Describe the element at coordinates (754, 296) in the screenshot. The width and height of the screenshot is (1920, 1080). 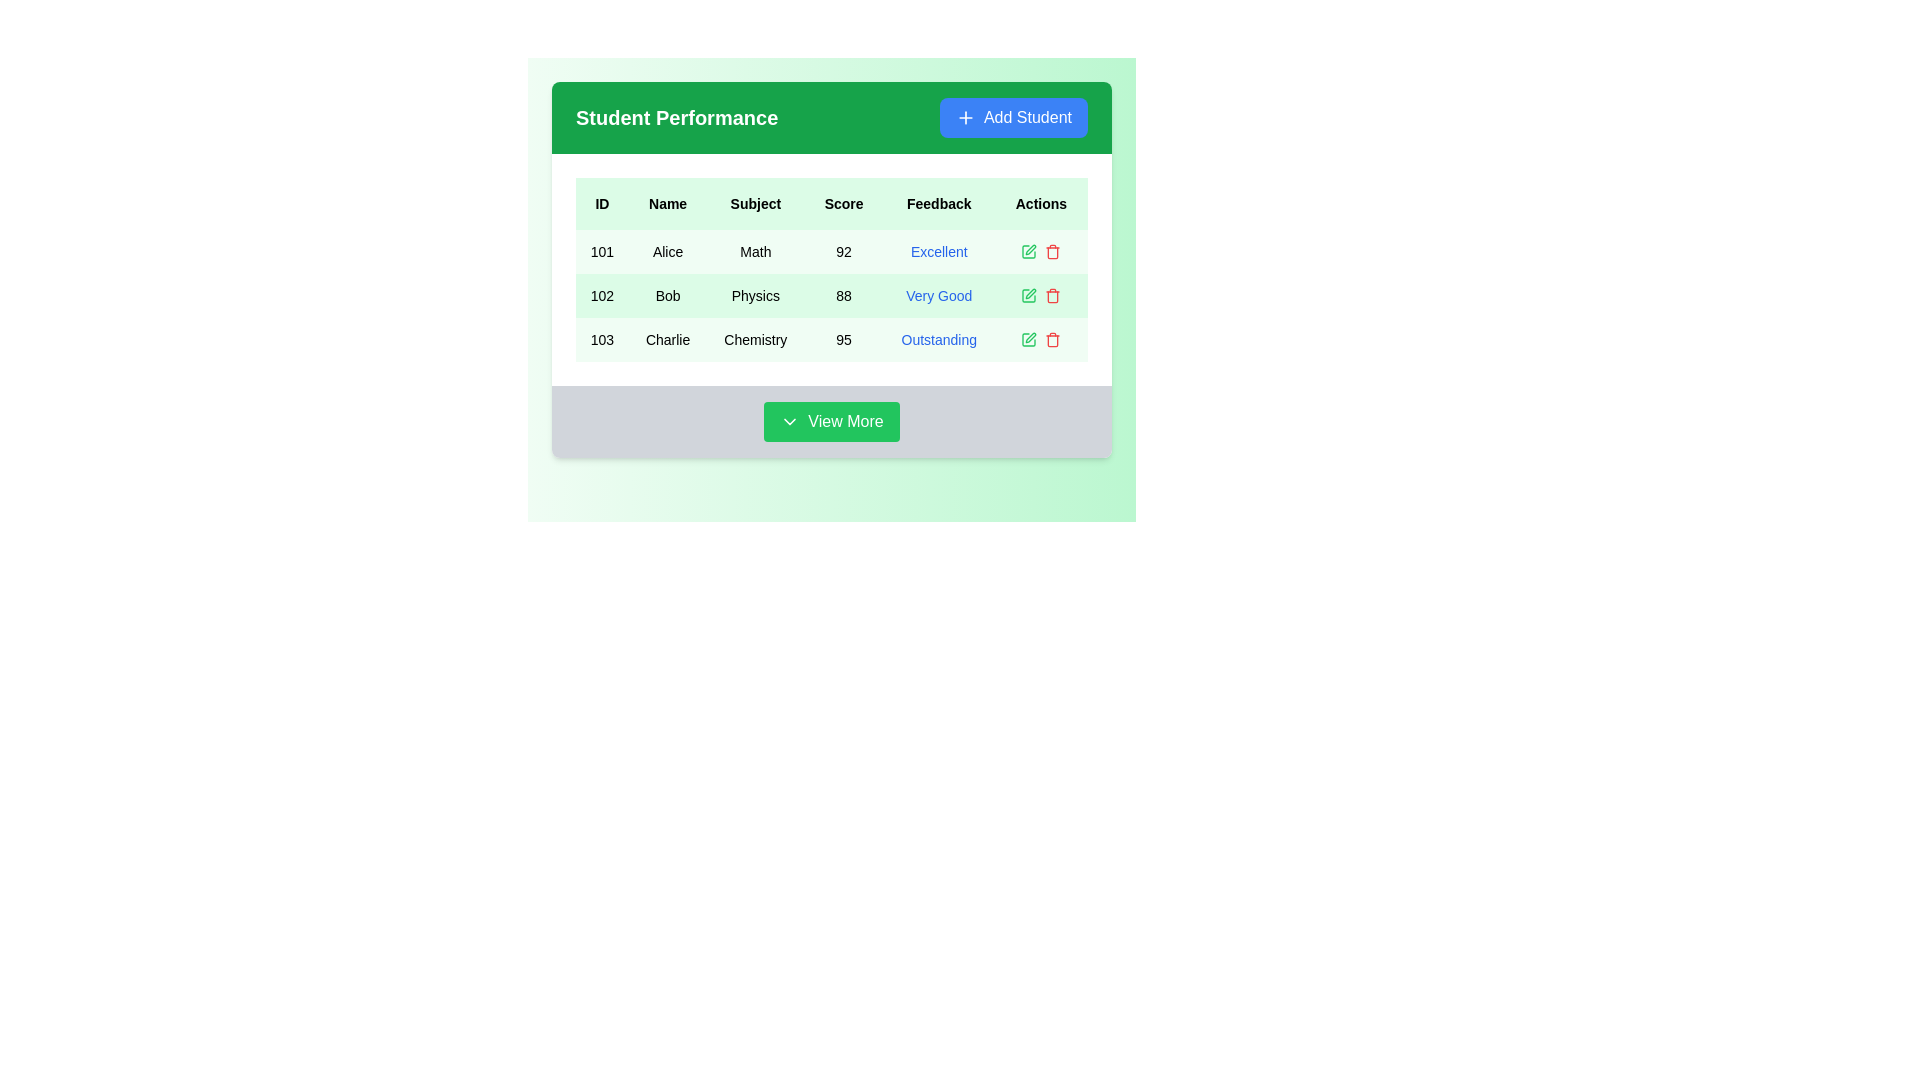
I see `the text label indicating the subject associated with the student performance data for Bob in row ID '102'` at that location.